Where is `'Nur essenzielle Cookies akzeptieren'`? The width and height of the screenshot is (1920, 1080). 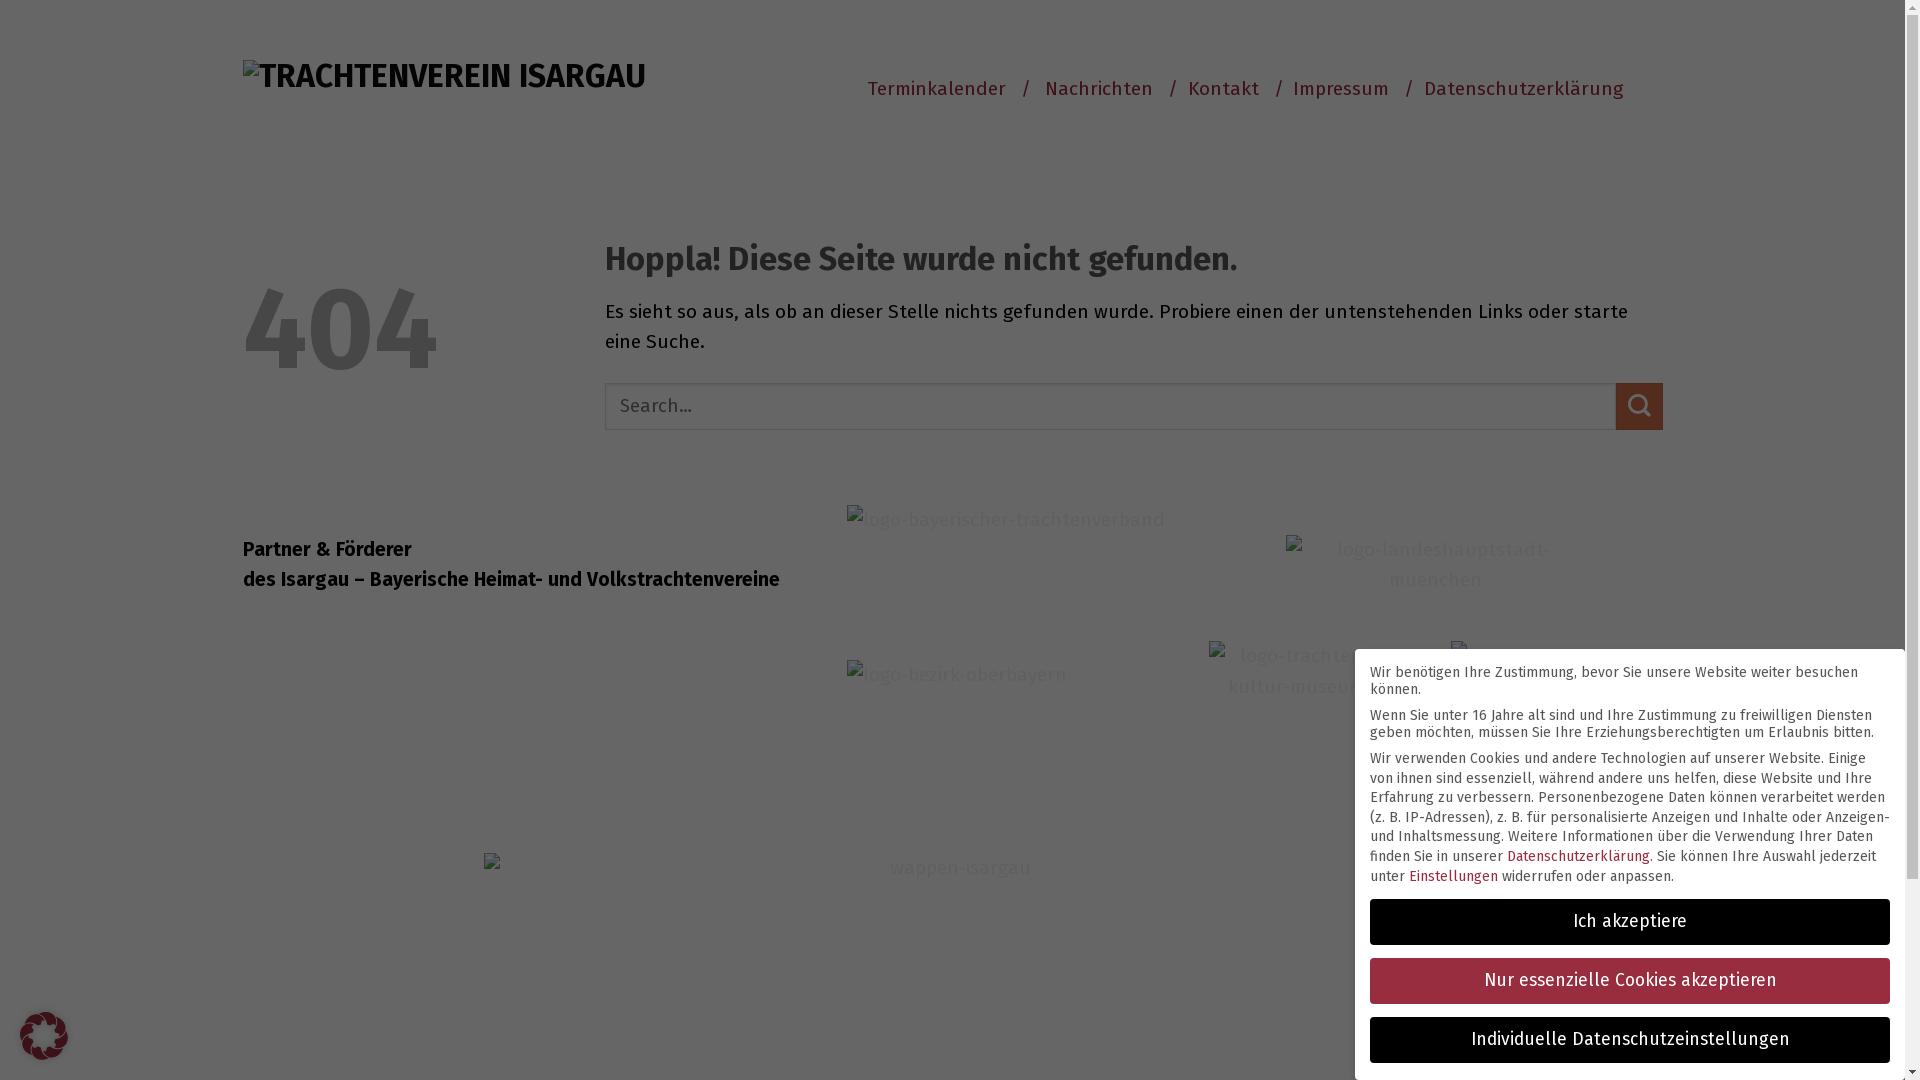 'Nur essenzielle Cookies akzeptieren' is located at coordinates (1630, 979).